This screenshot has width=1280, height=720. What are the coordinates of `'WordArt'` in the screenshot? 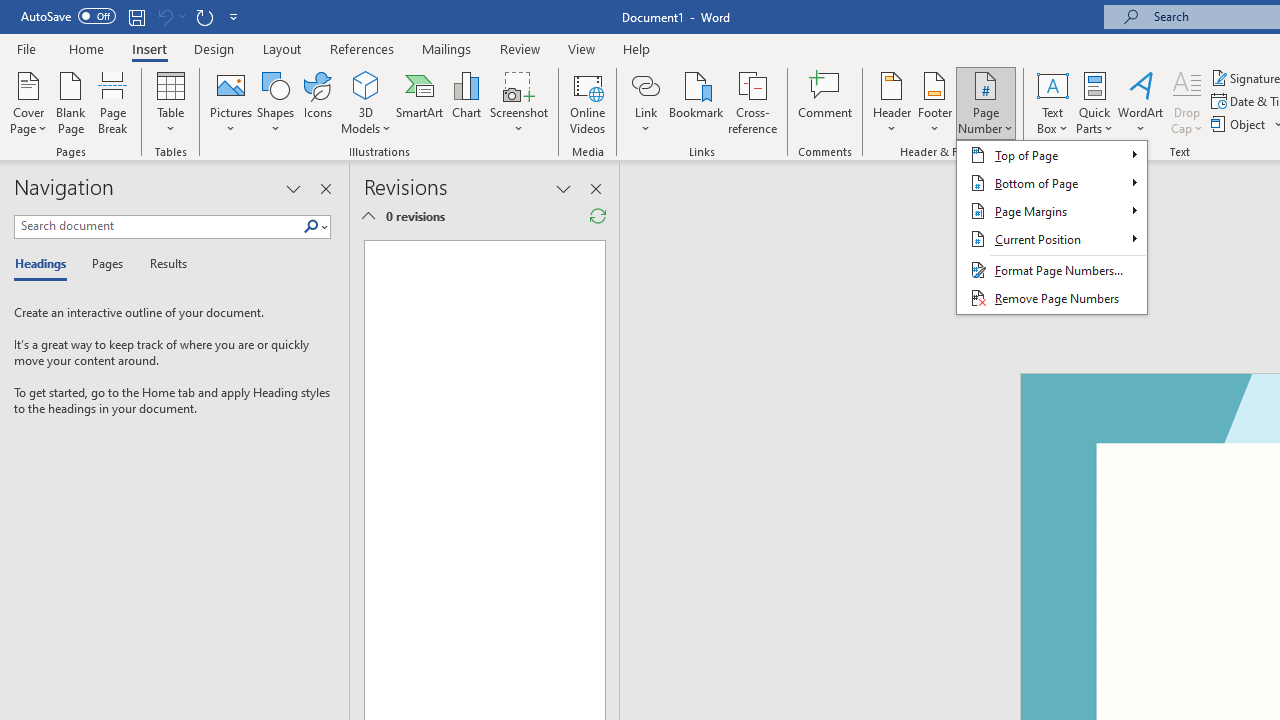 It's located at (1141, 103).